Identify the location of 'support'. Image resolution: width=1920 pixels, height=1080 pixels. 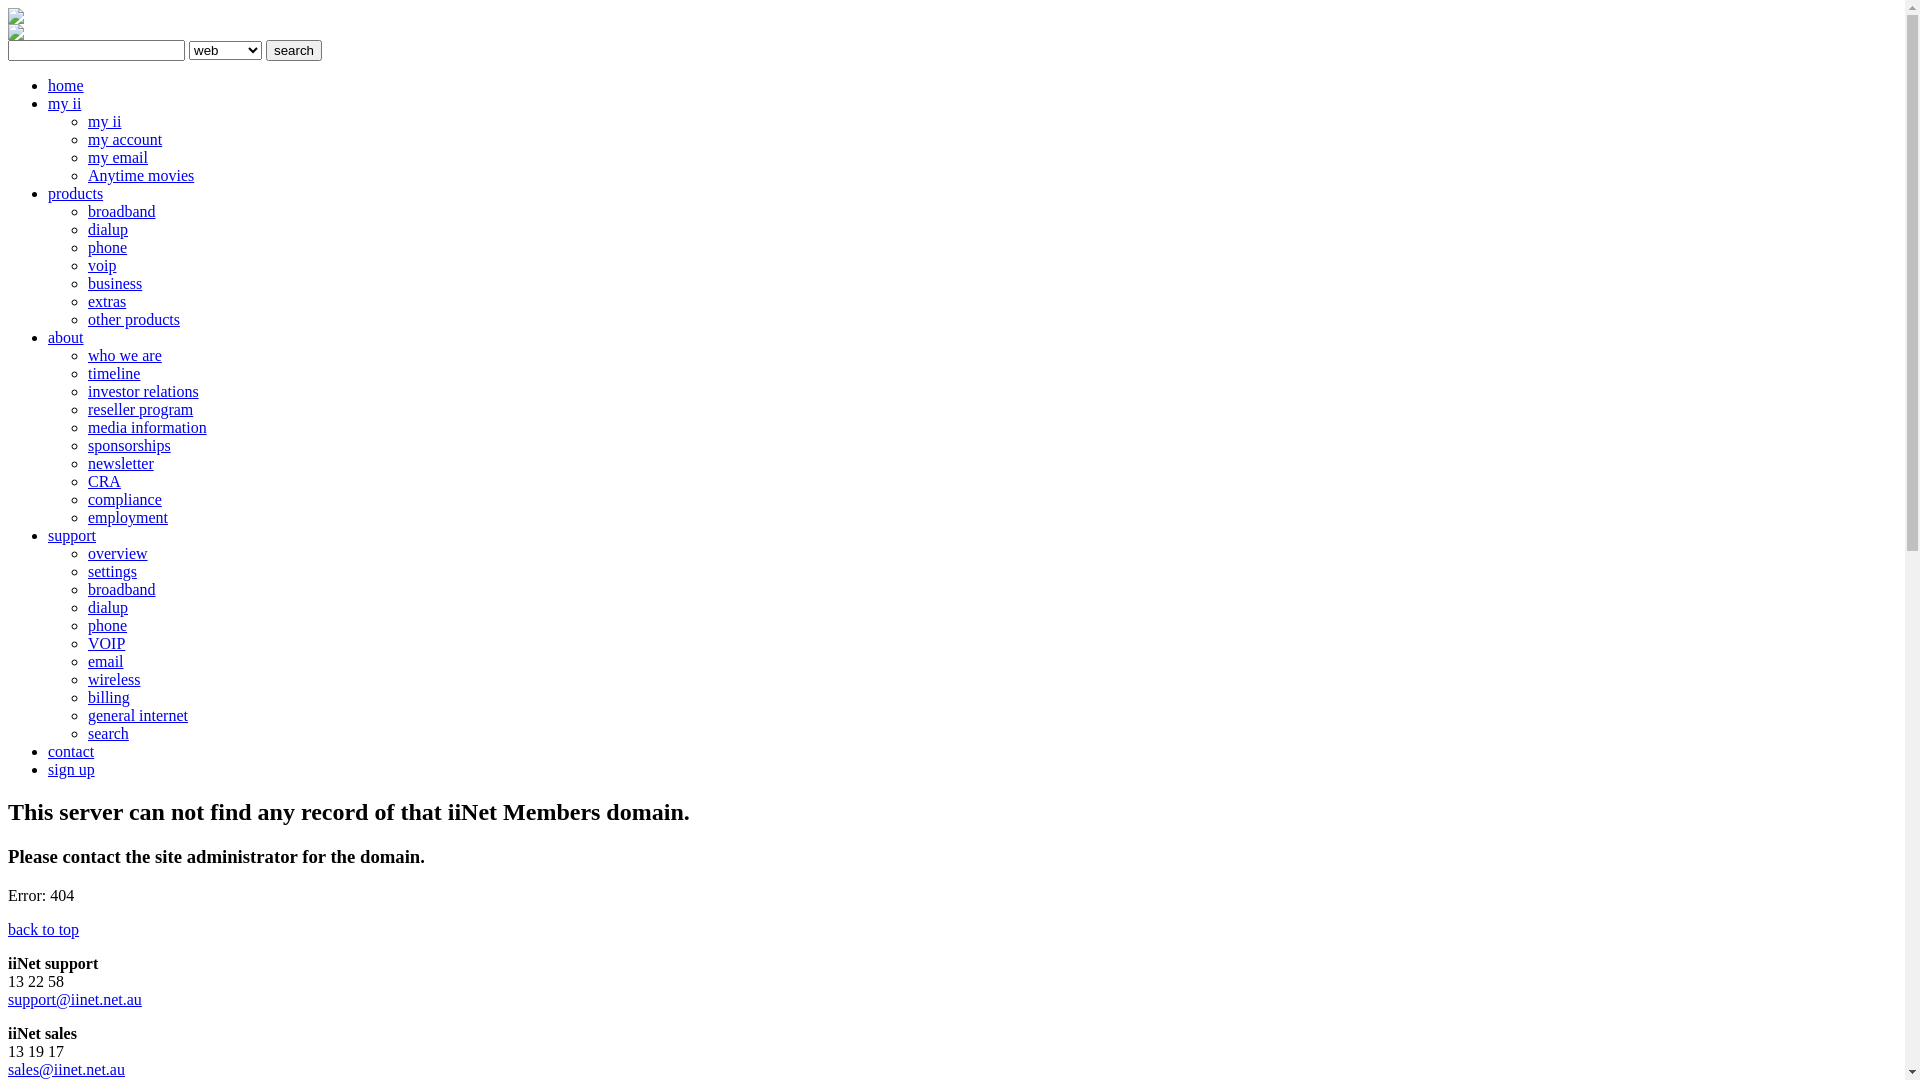
(72, 534).